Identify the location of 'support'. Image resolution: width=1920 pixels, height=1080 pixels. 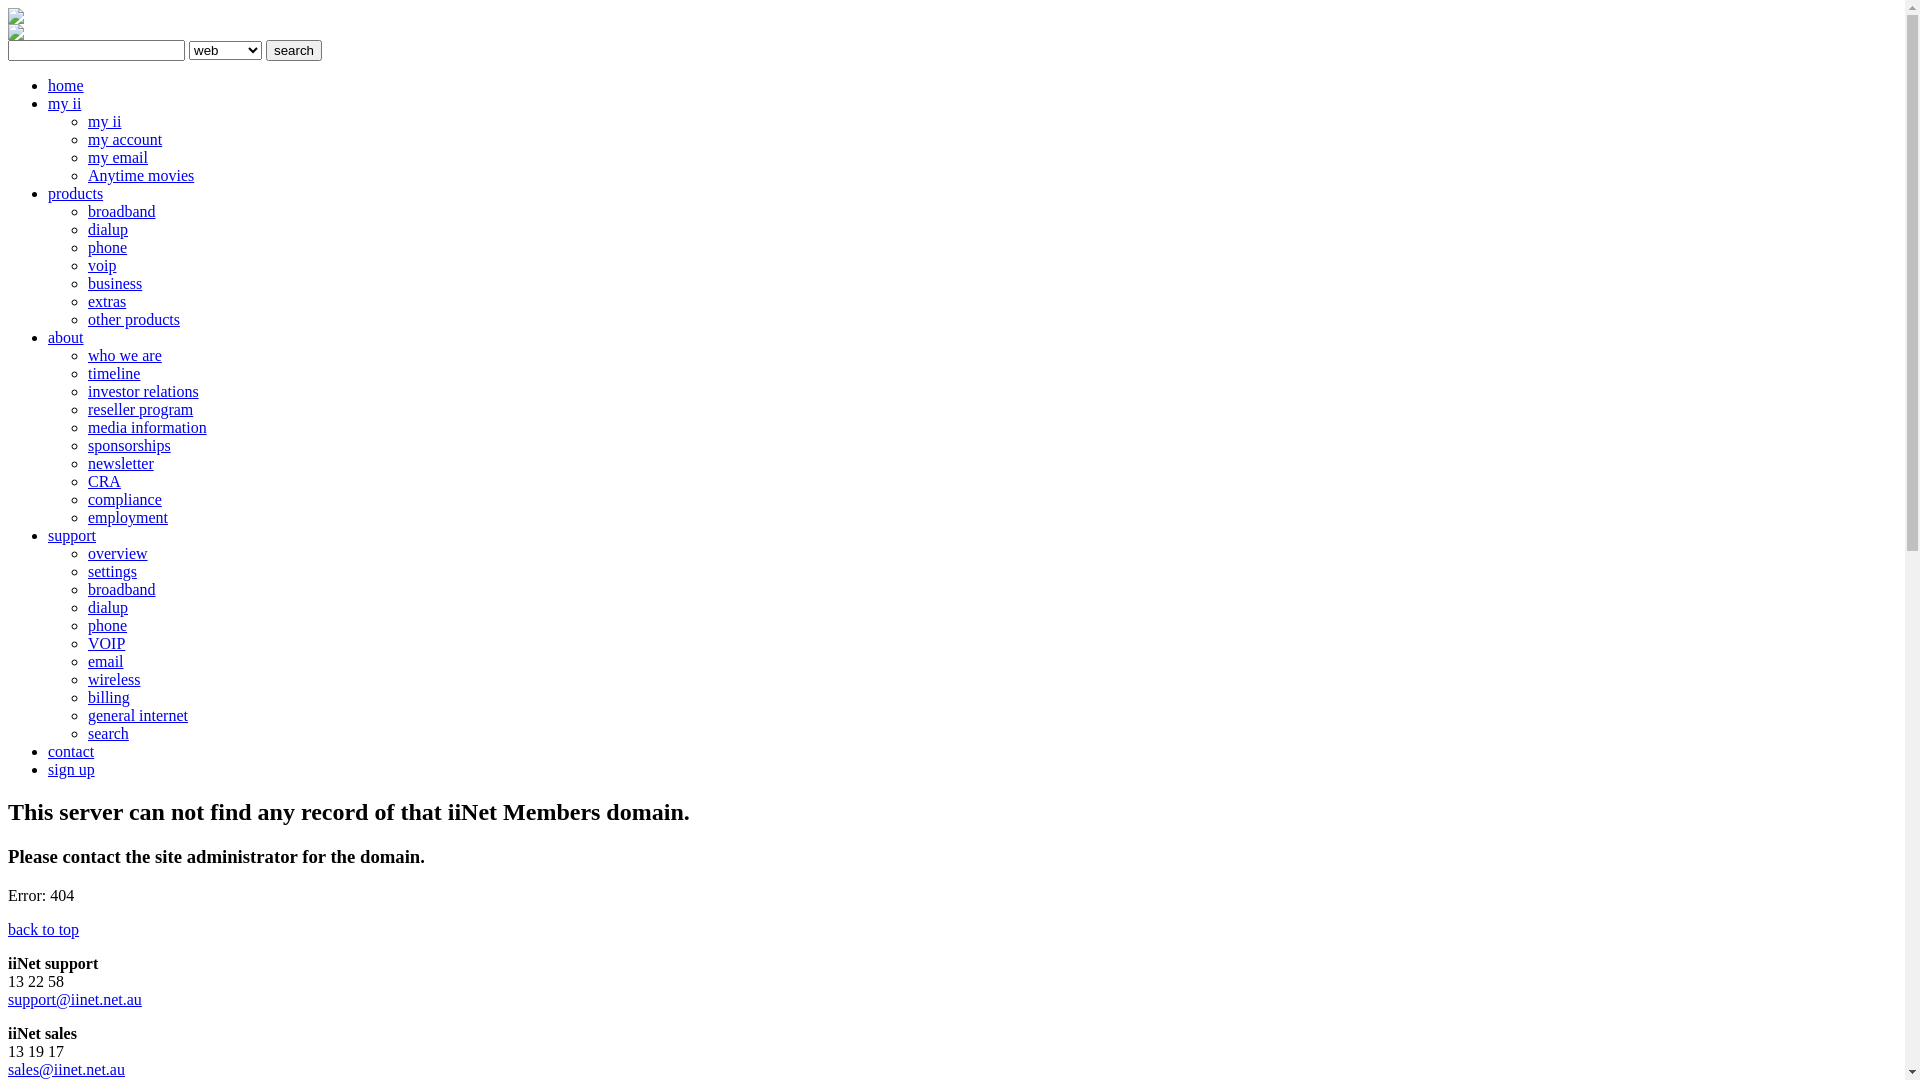
(72, 534).